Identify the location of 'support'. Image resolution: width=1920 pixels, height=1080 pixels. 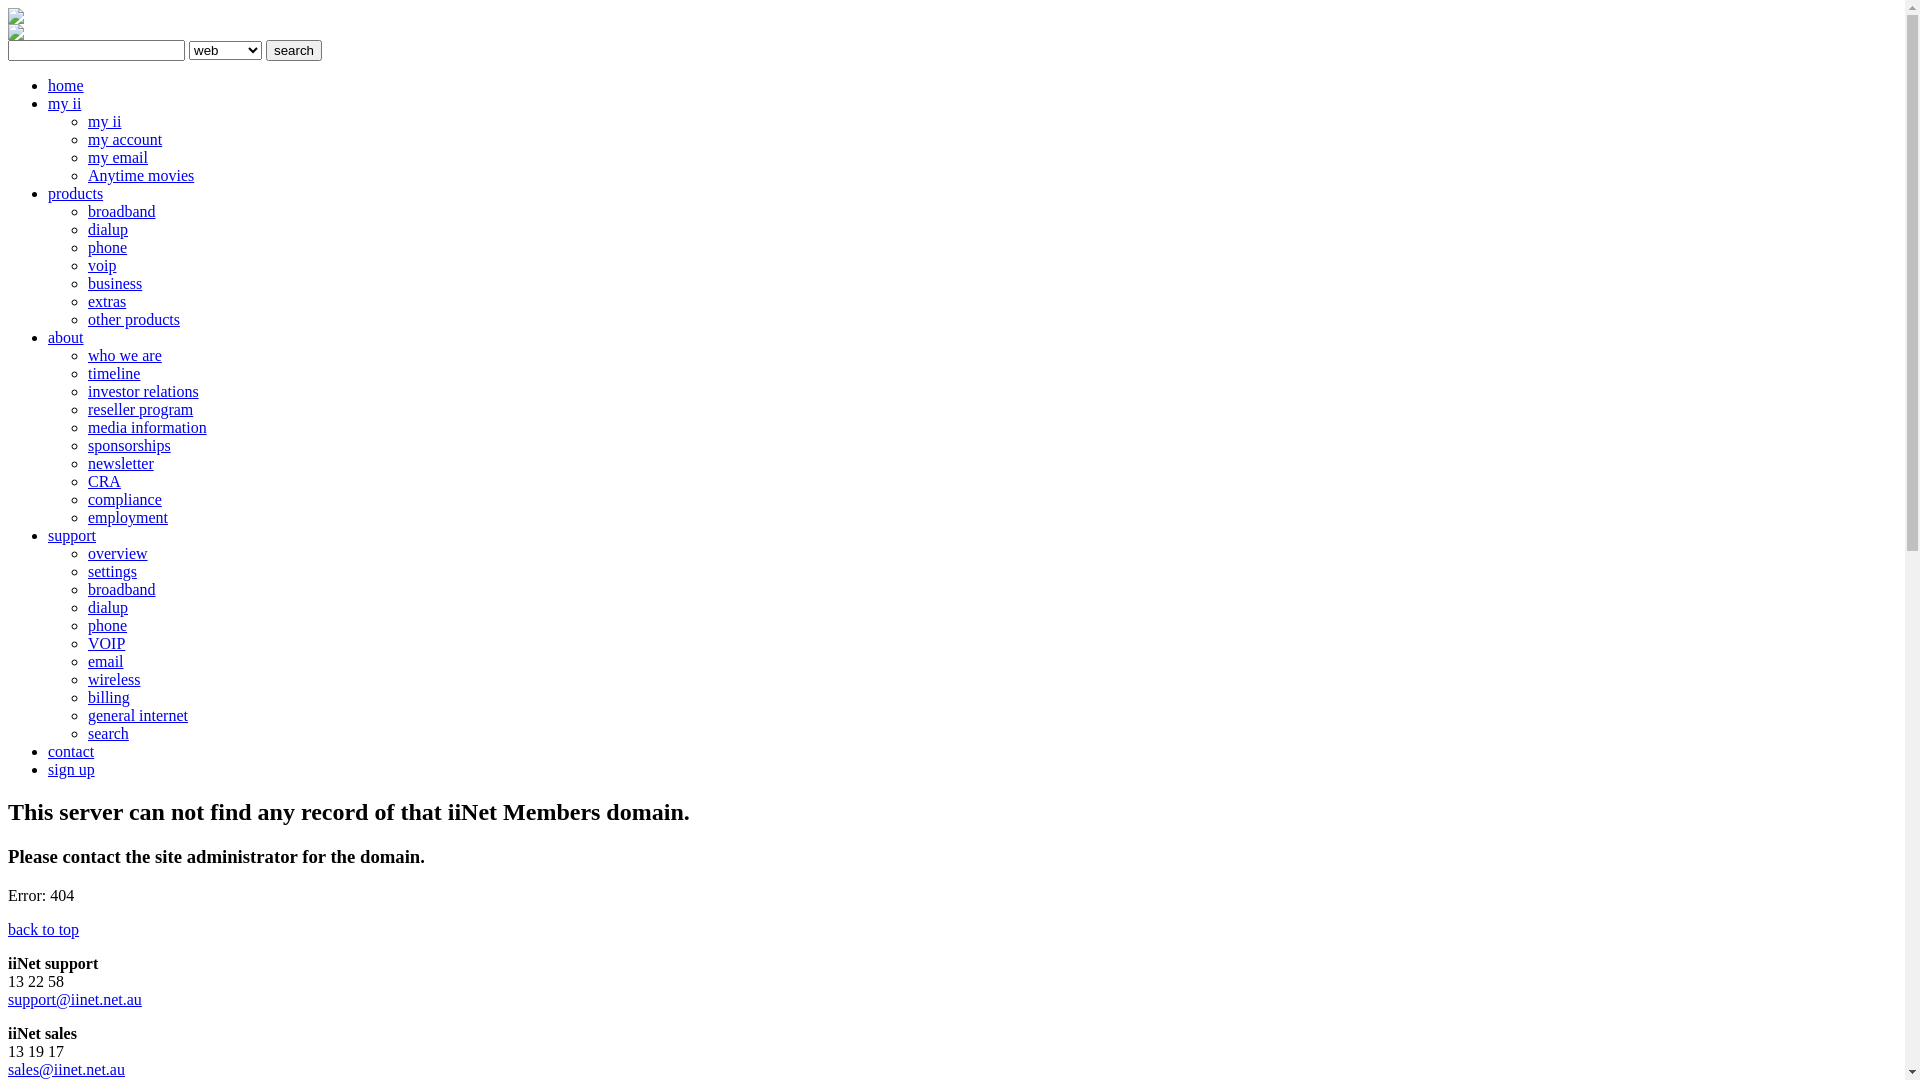
(72, 534).